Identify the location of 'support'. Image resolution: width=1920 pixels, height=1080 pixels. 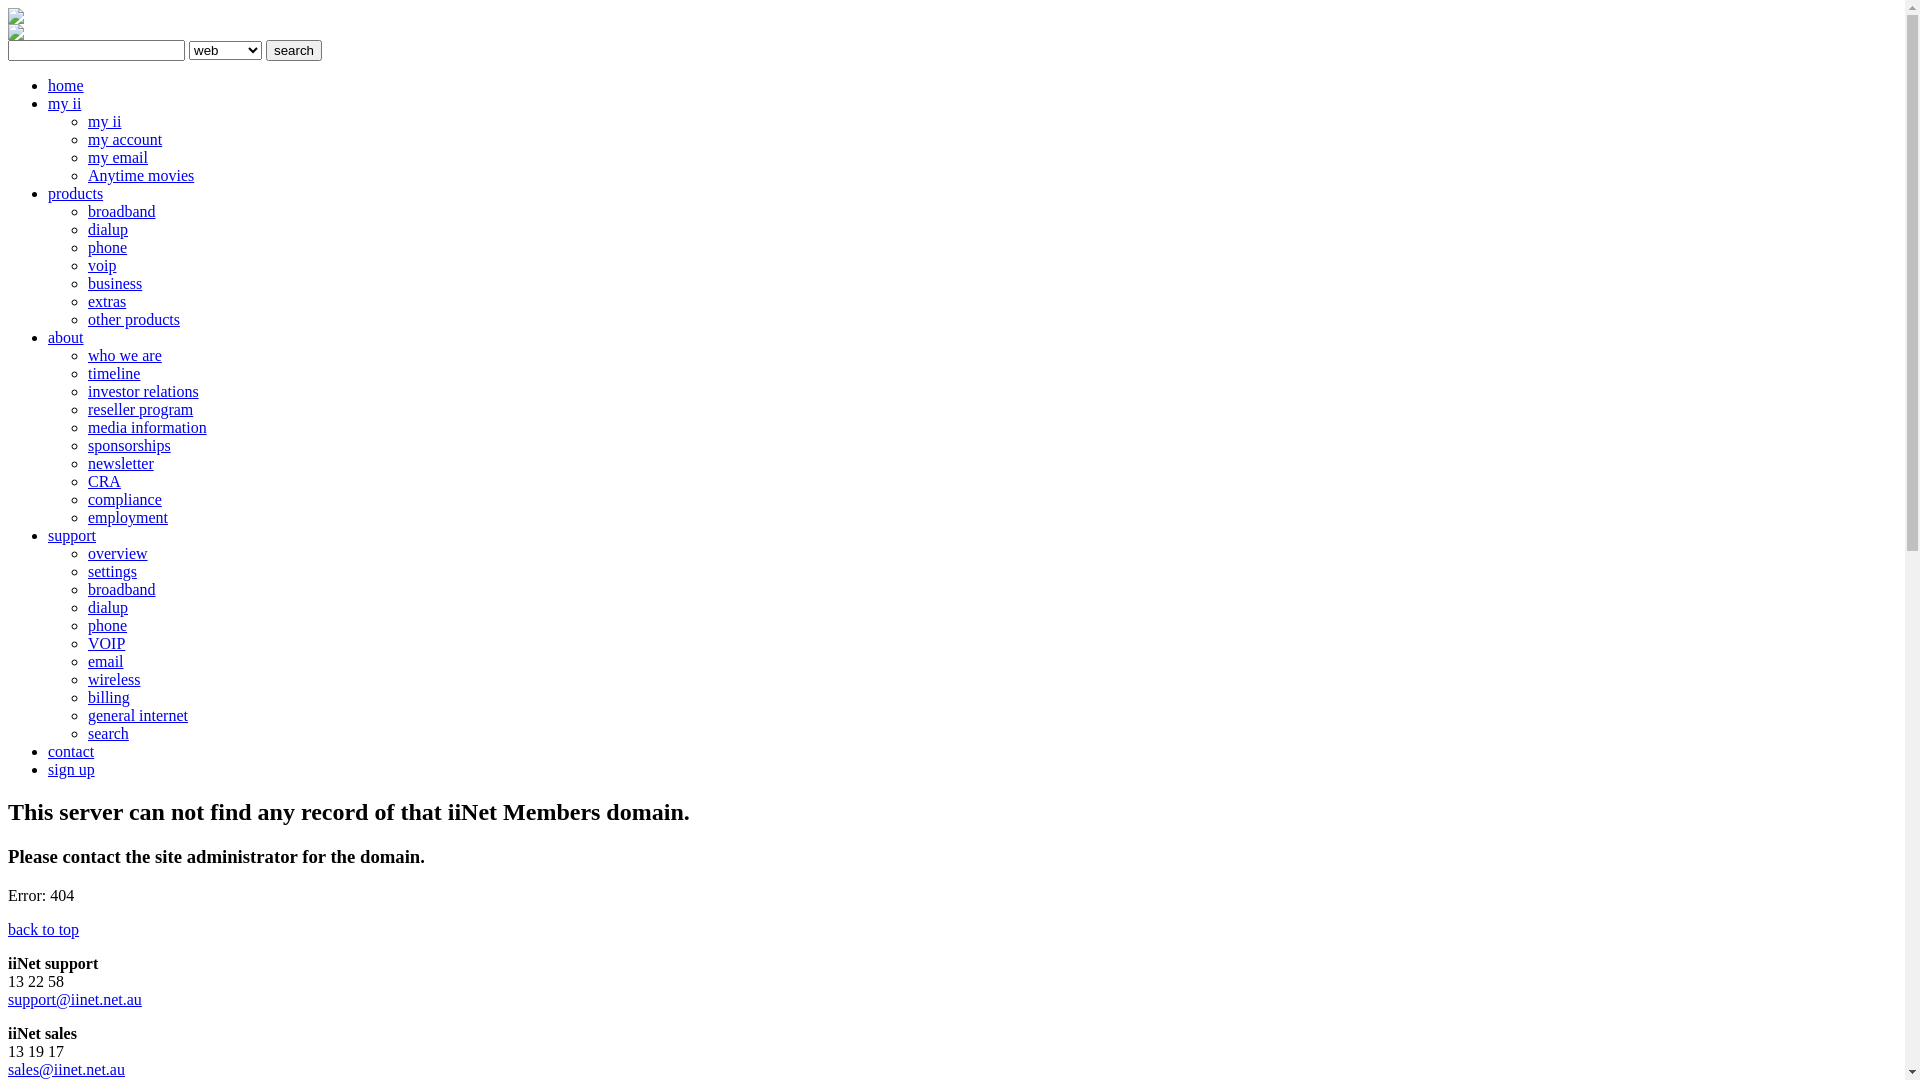
(72, 534).